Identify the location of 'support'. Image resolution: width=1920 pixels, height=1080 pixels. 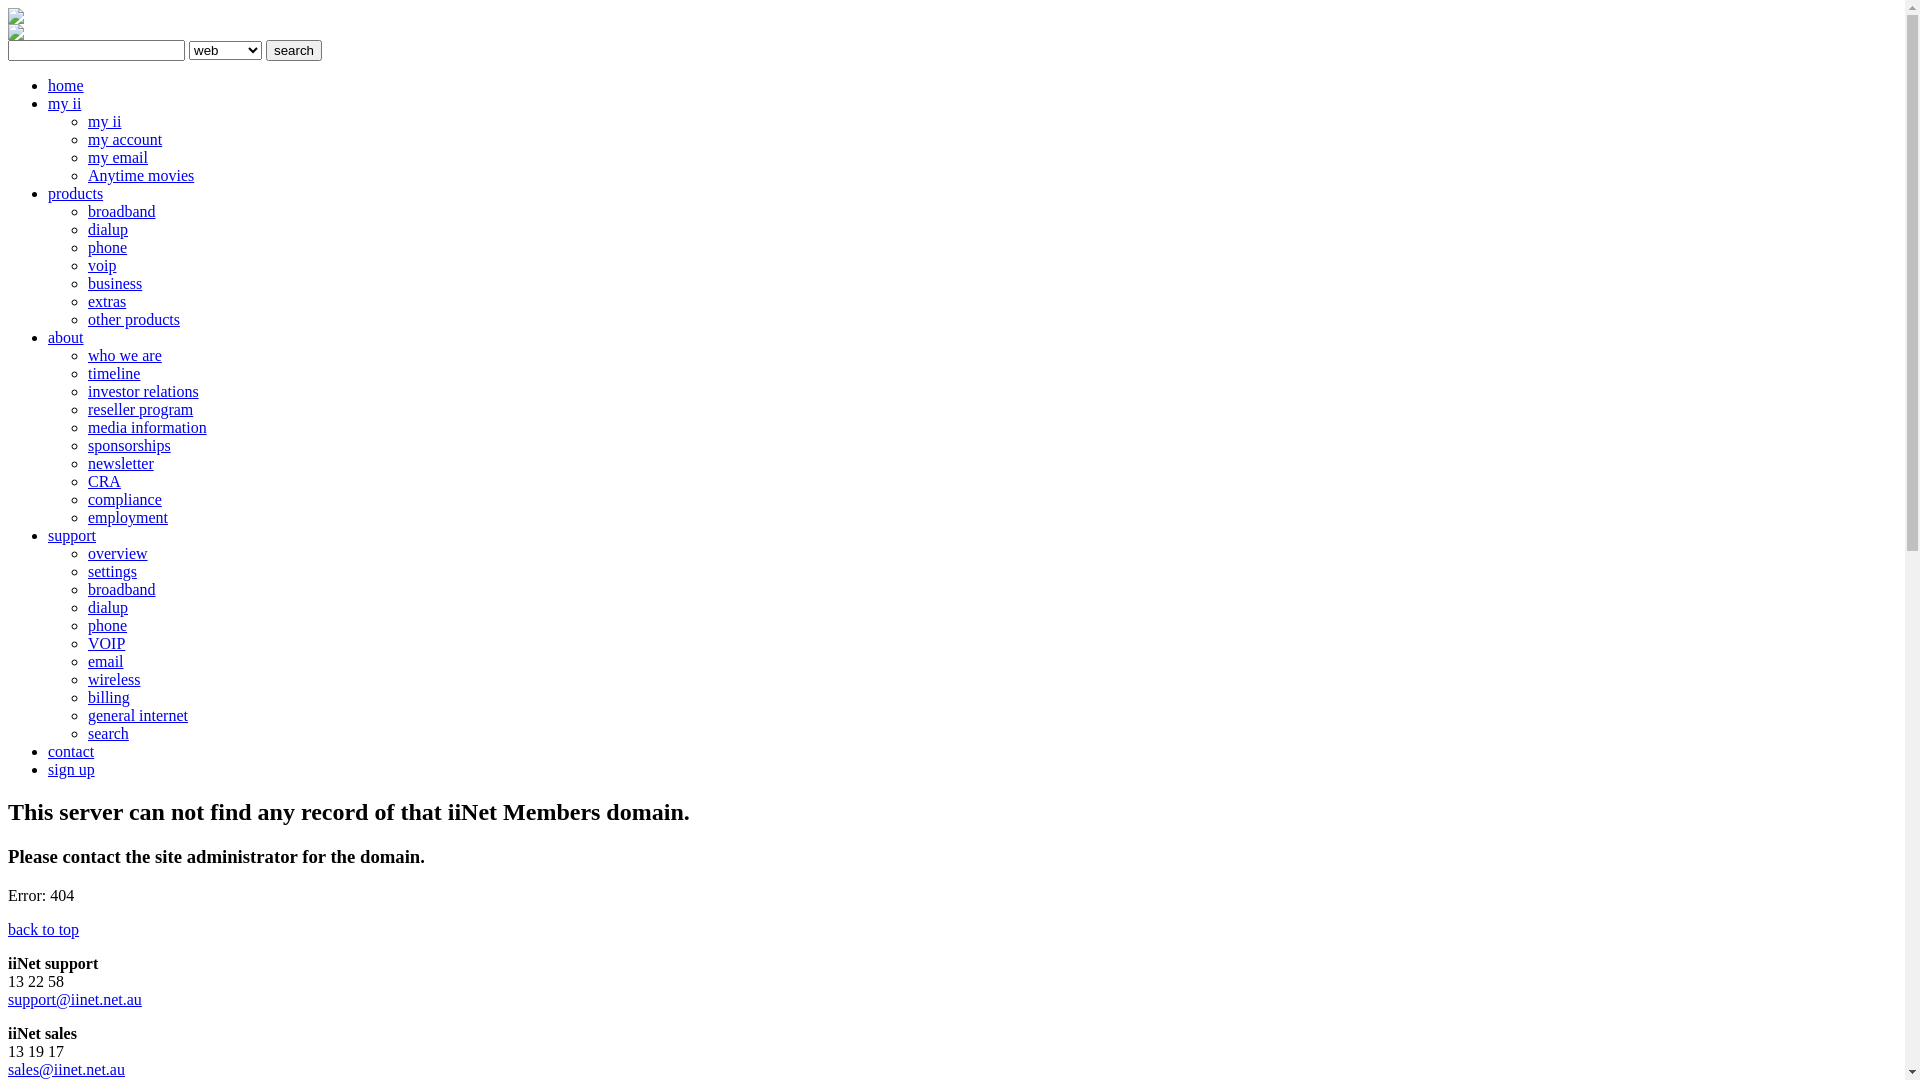
(72, 534).